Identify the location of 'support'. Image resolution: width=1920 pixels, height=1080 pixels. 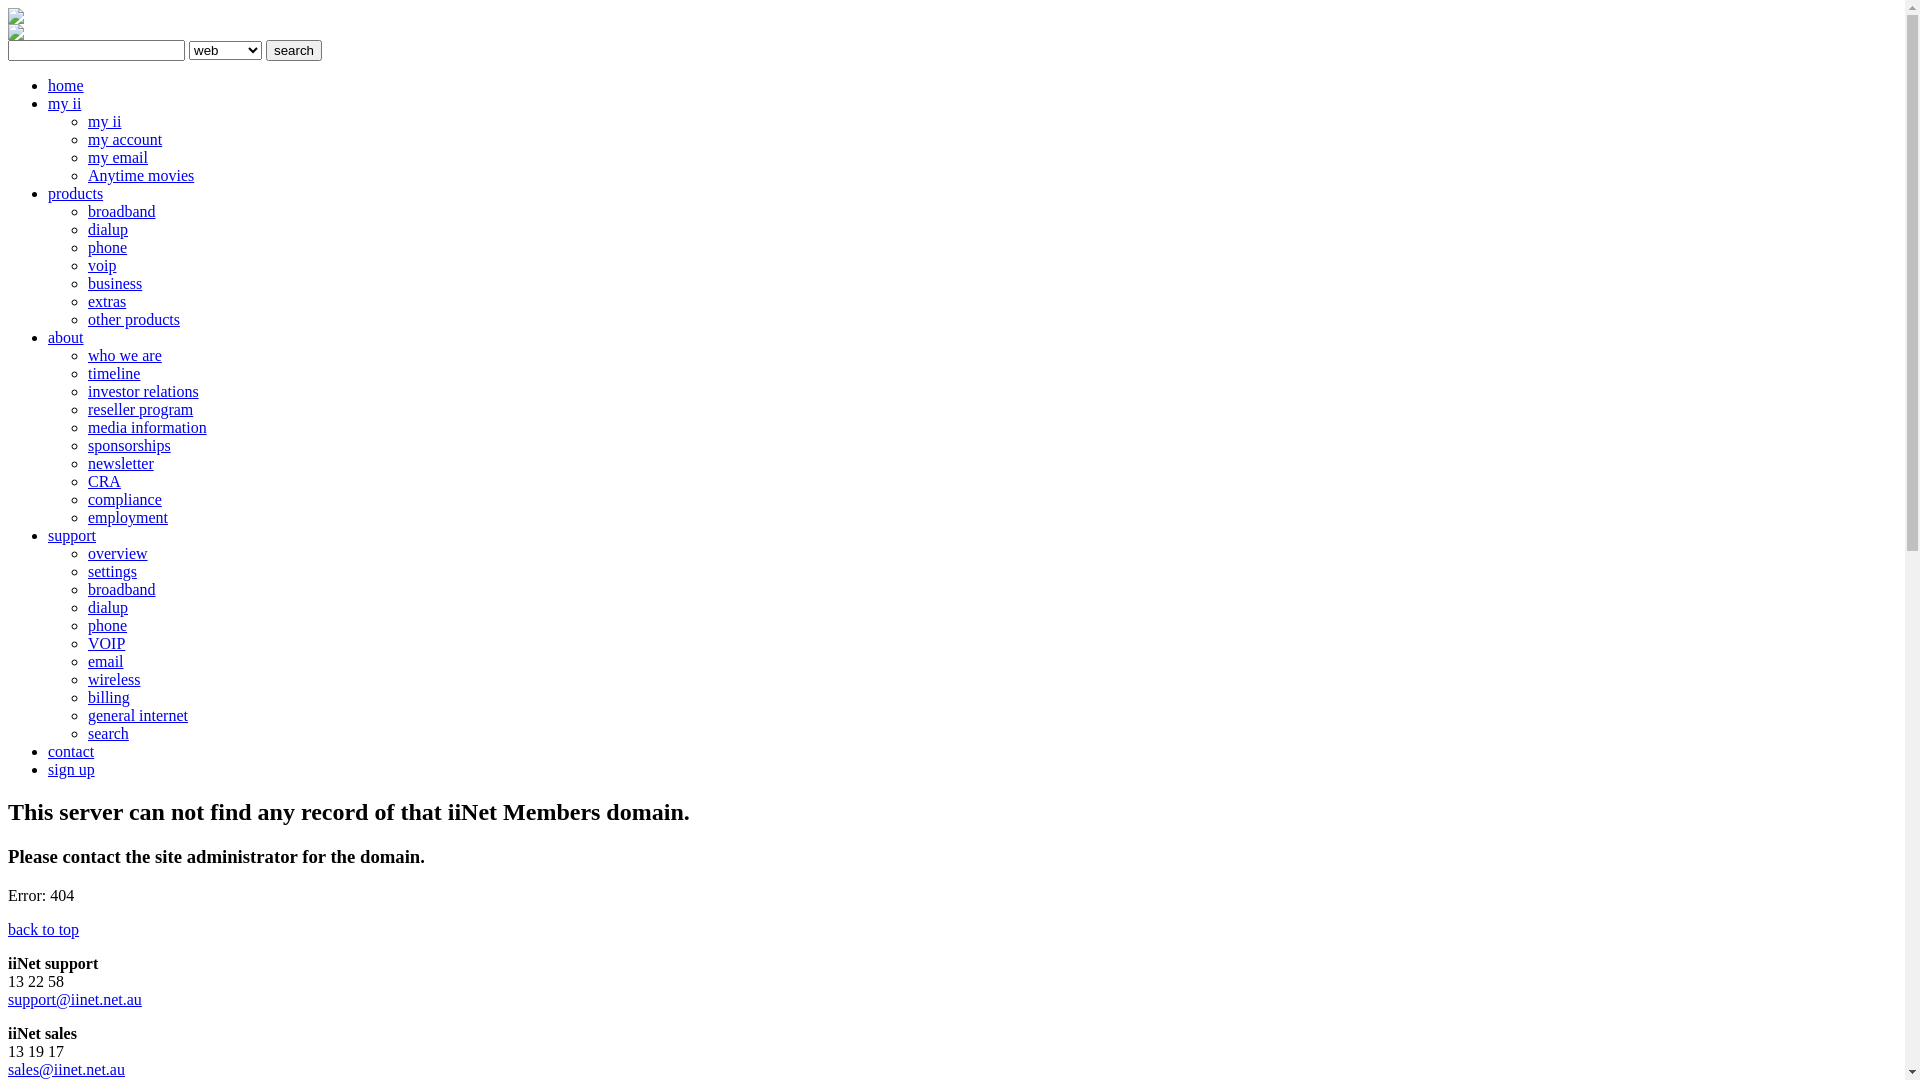
(72, 534).